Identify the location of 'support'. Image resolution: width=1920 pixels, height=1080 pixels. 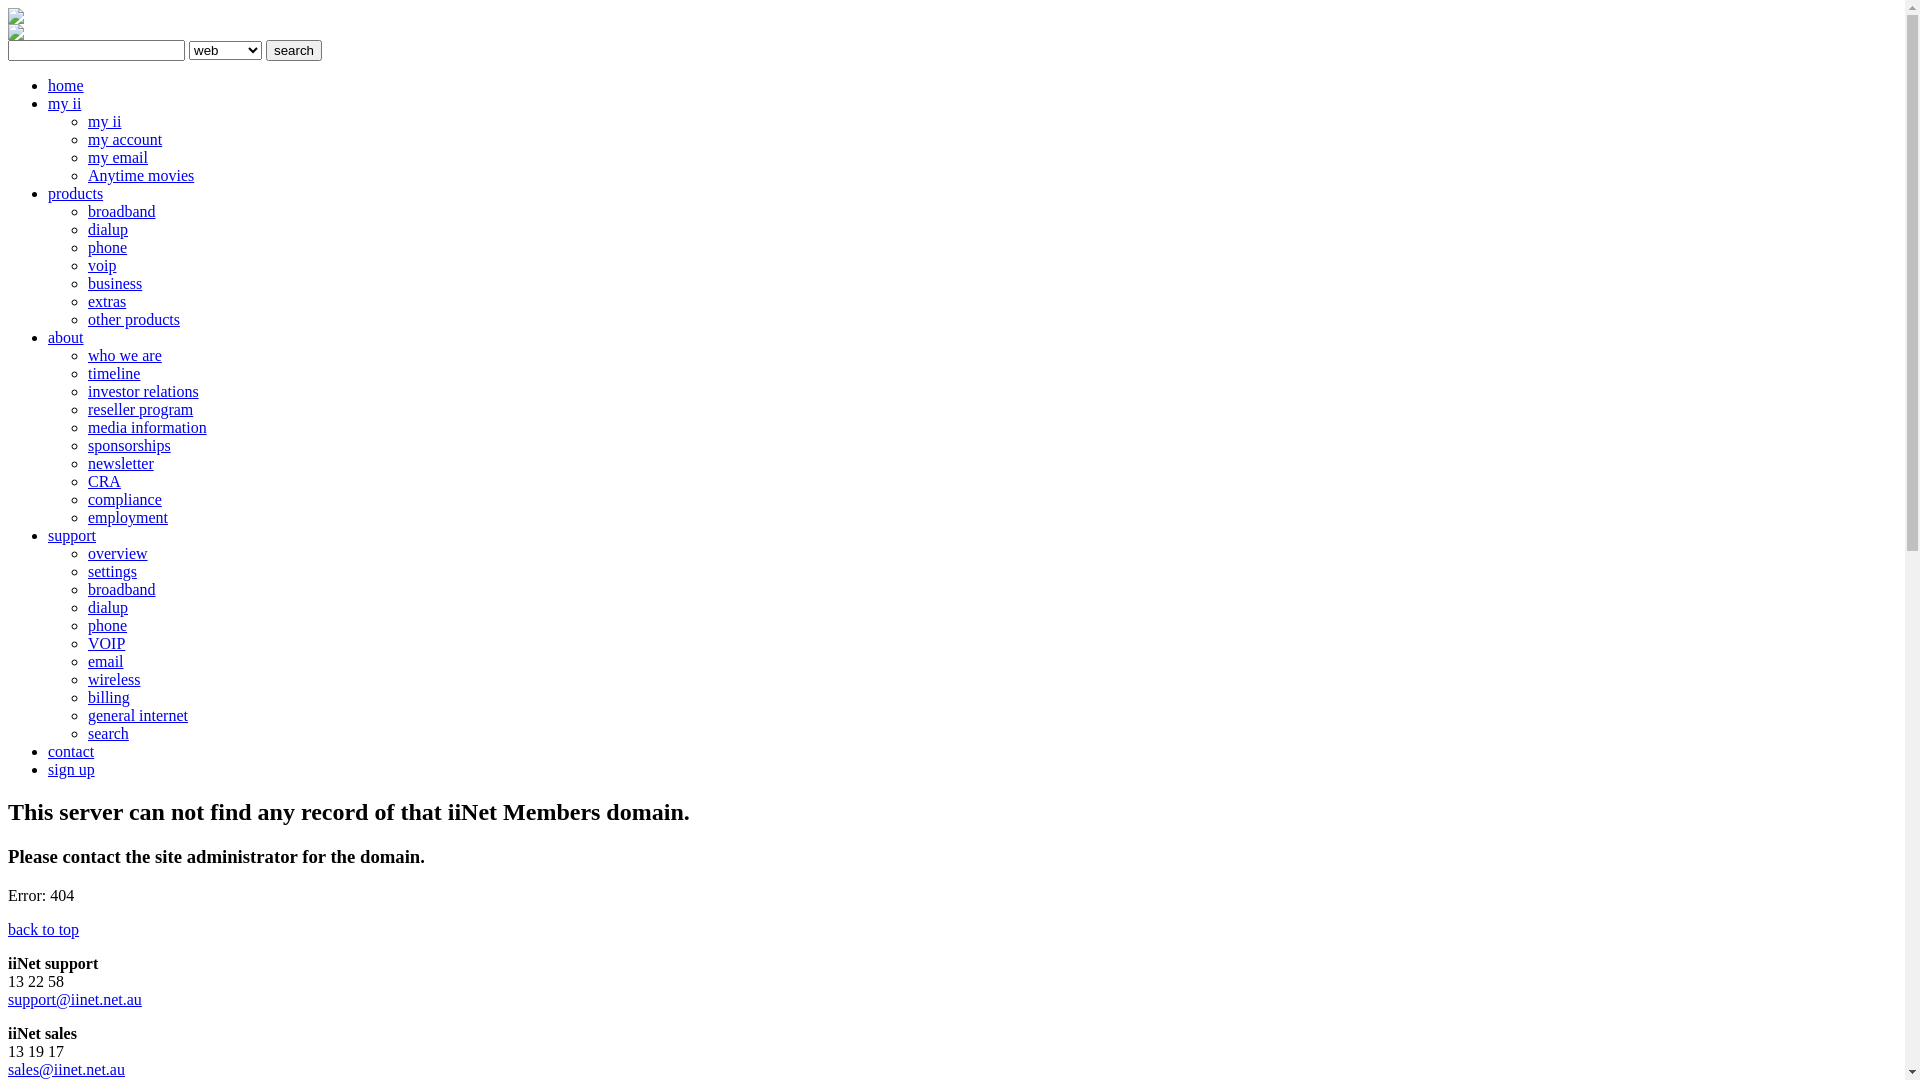
(72, 534).